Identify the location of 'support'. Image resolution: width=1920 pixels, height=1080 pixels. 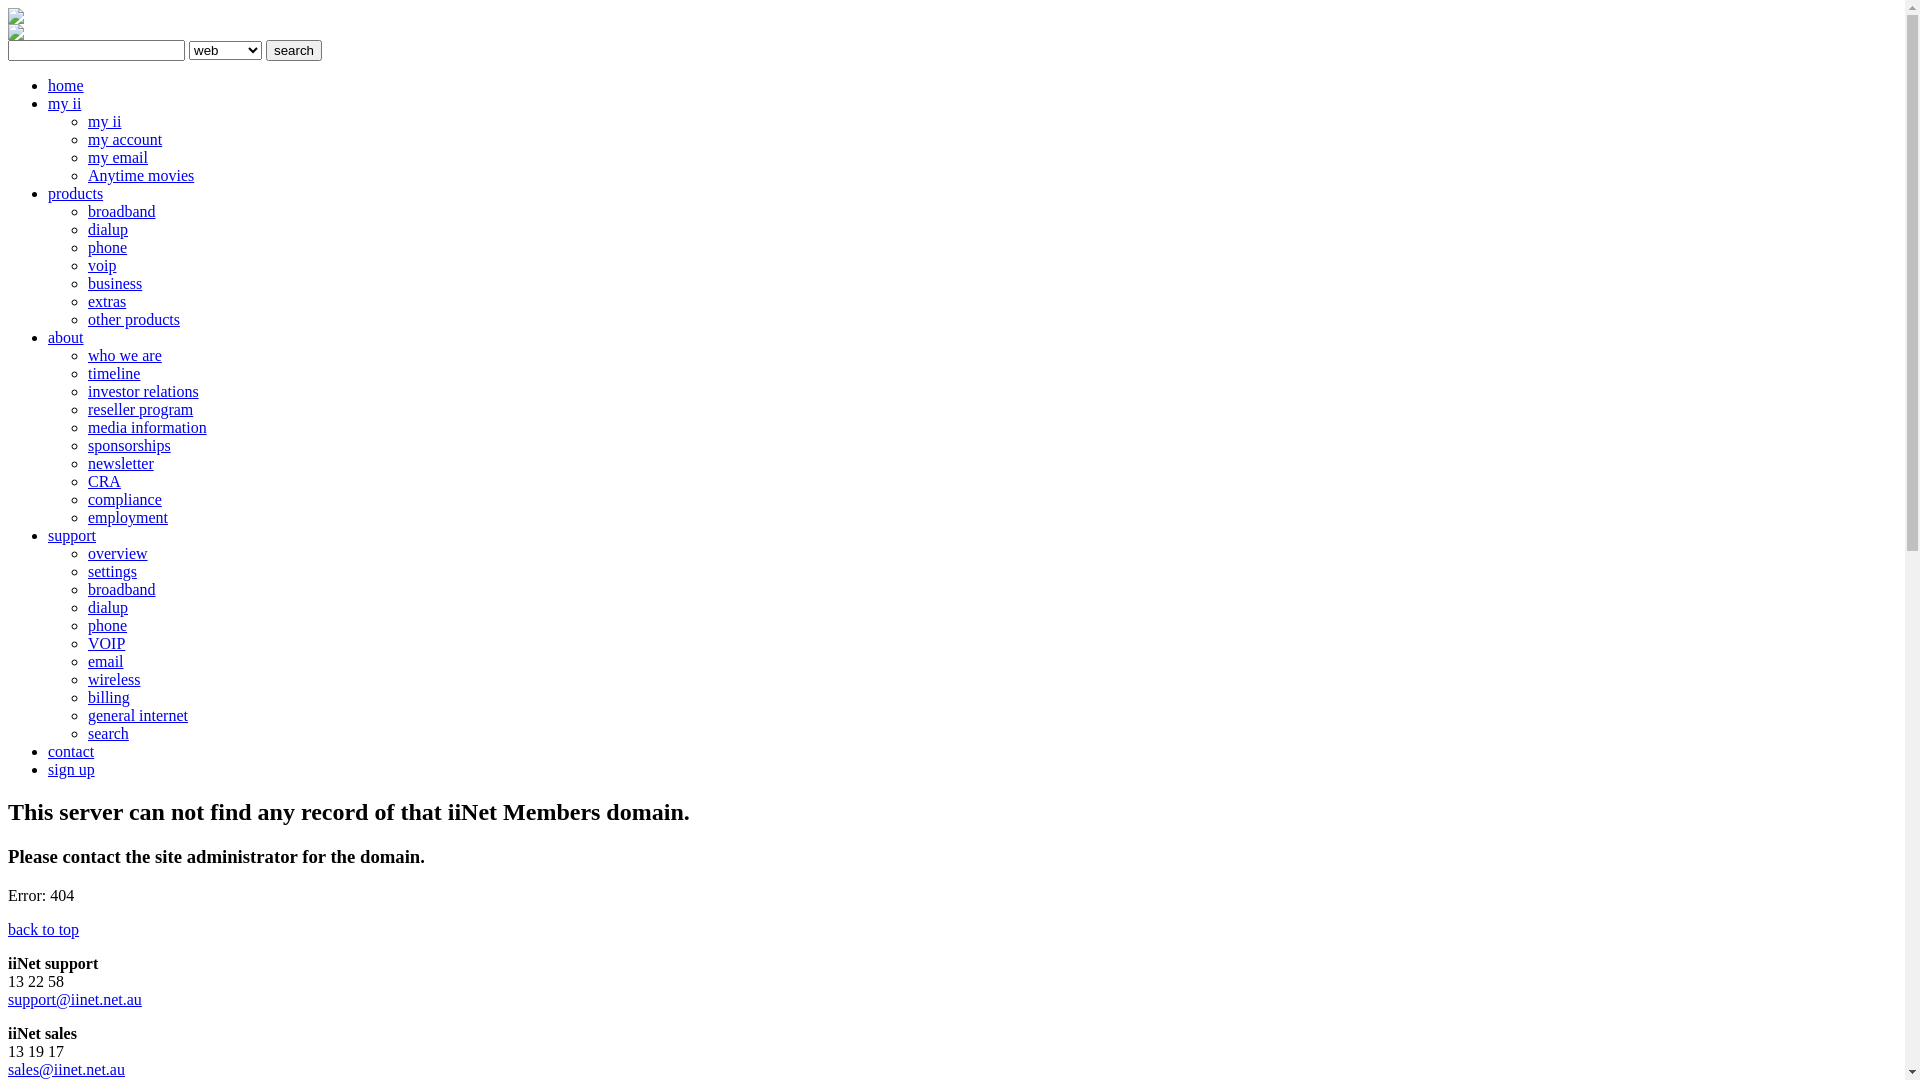
(72, 534).